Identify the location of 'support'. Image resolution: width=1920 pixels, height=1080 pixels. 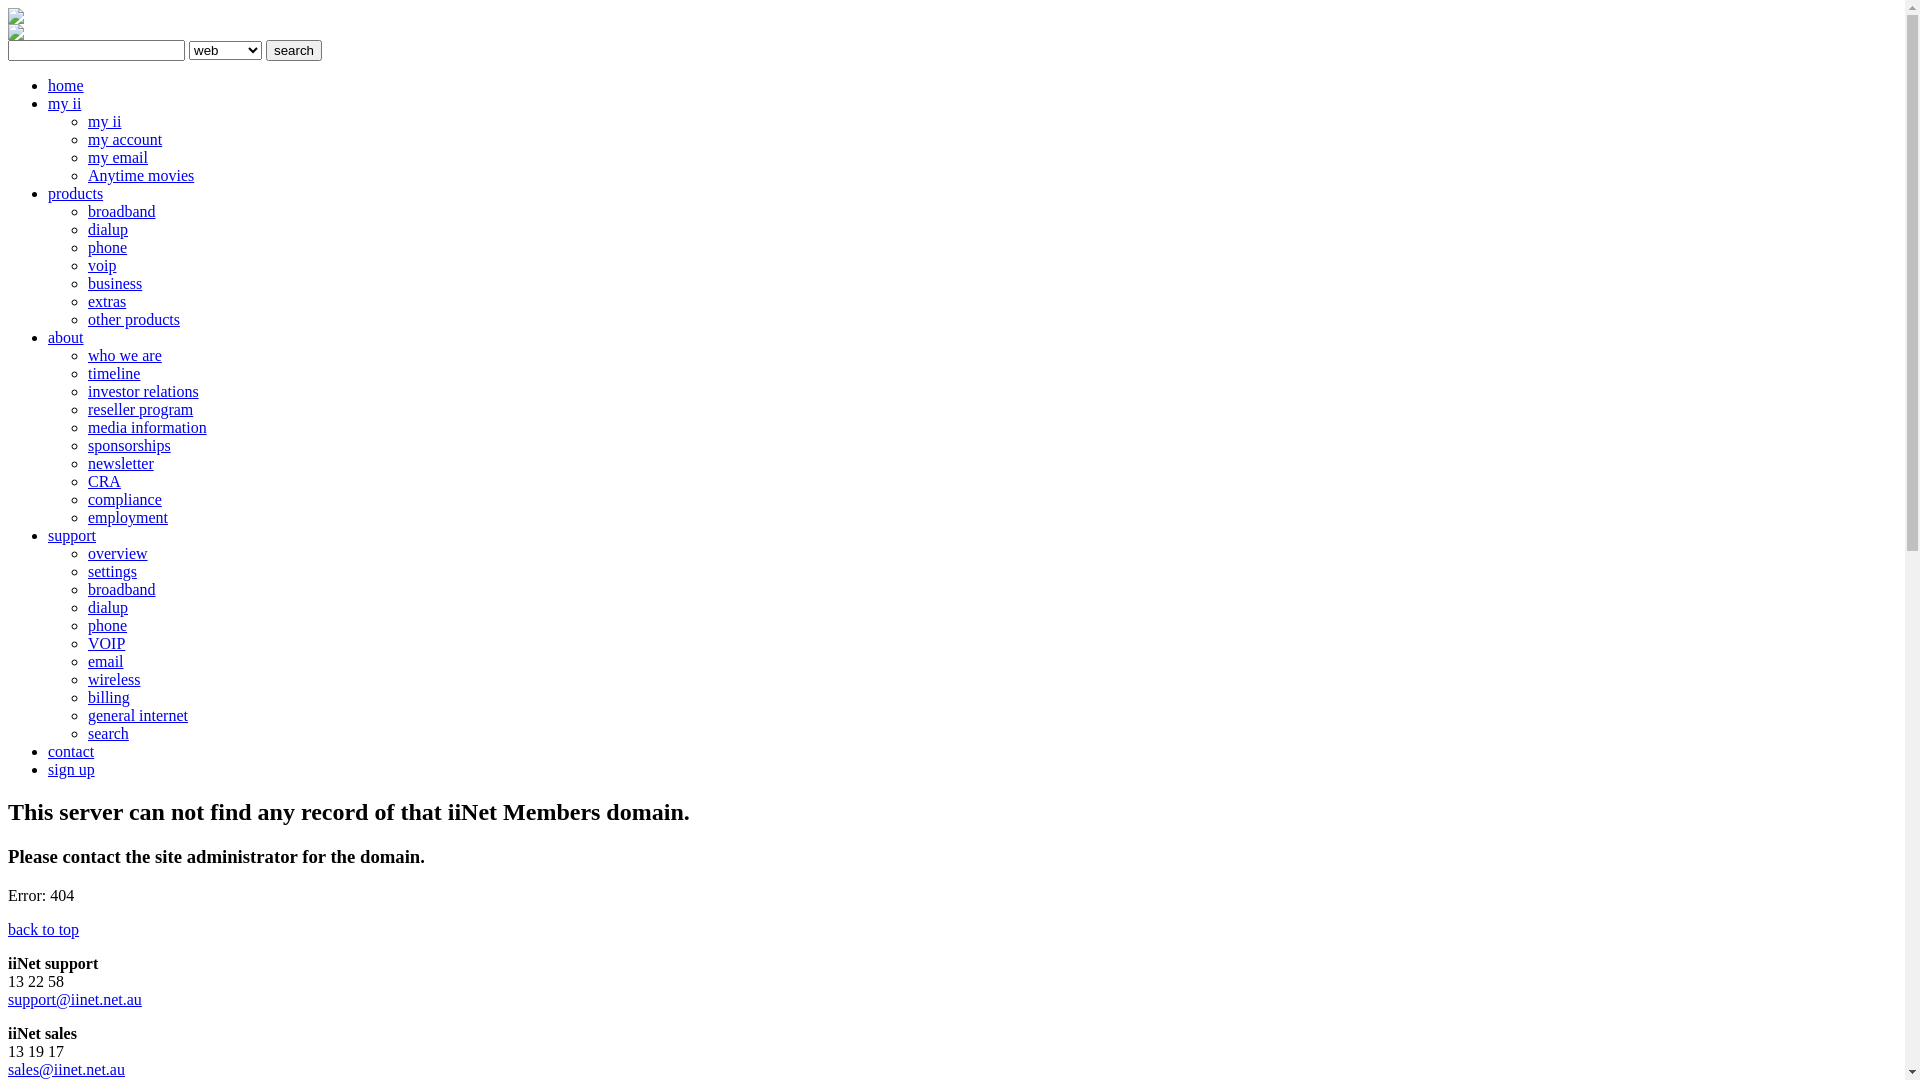
(72, 534).